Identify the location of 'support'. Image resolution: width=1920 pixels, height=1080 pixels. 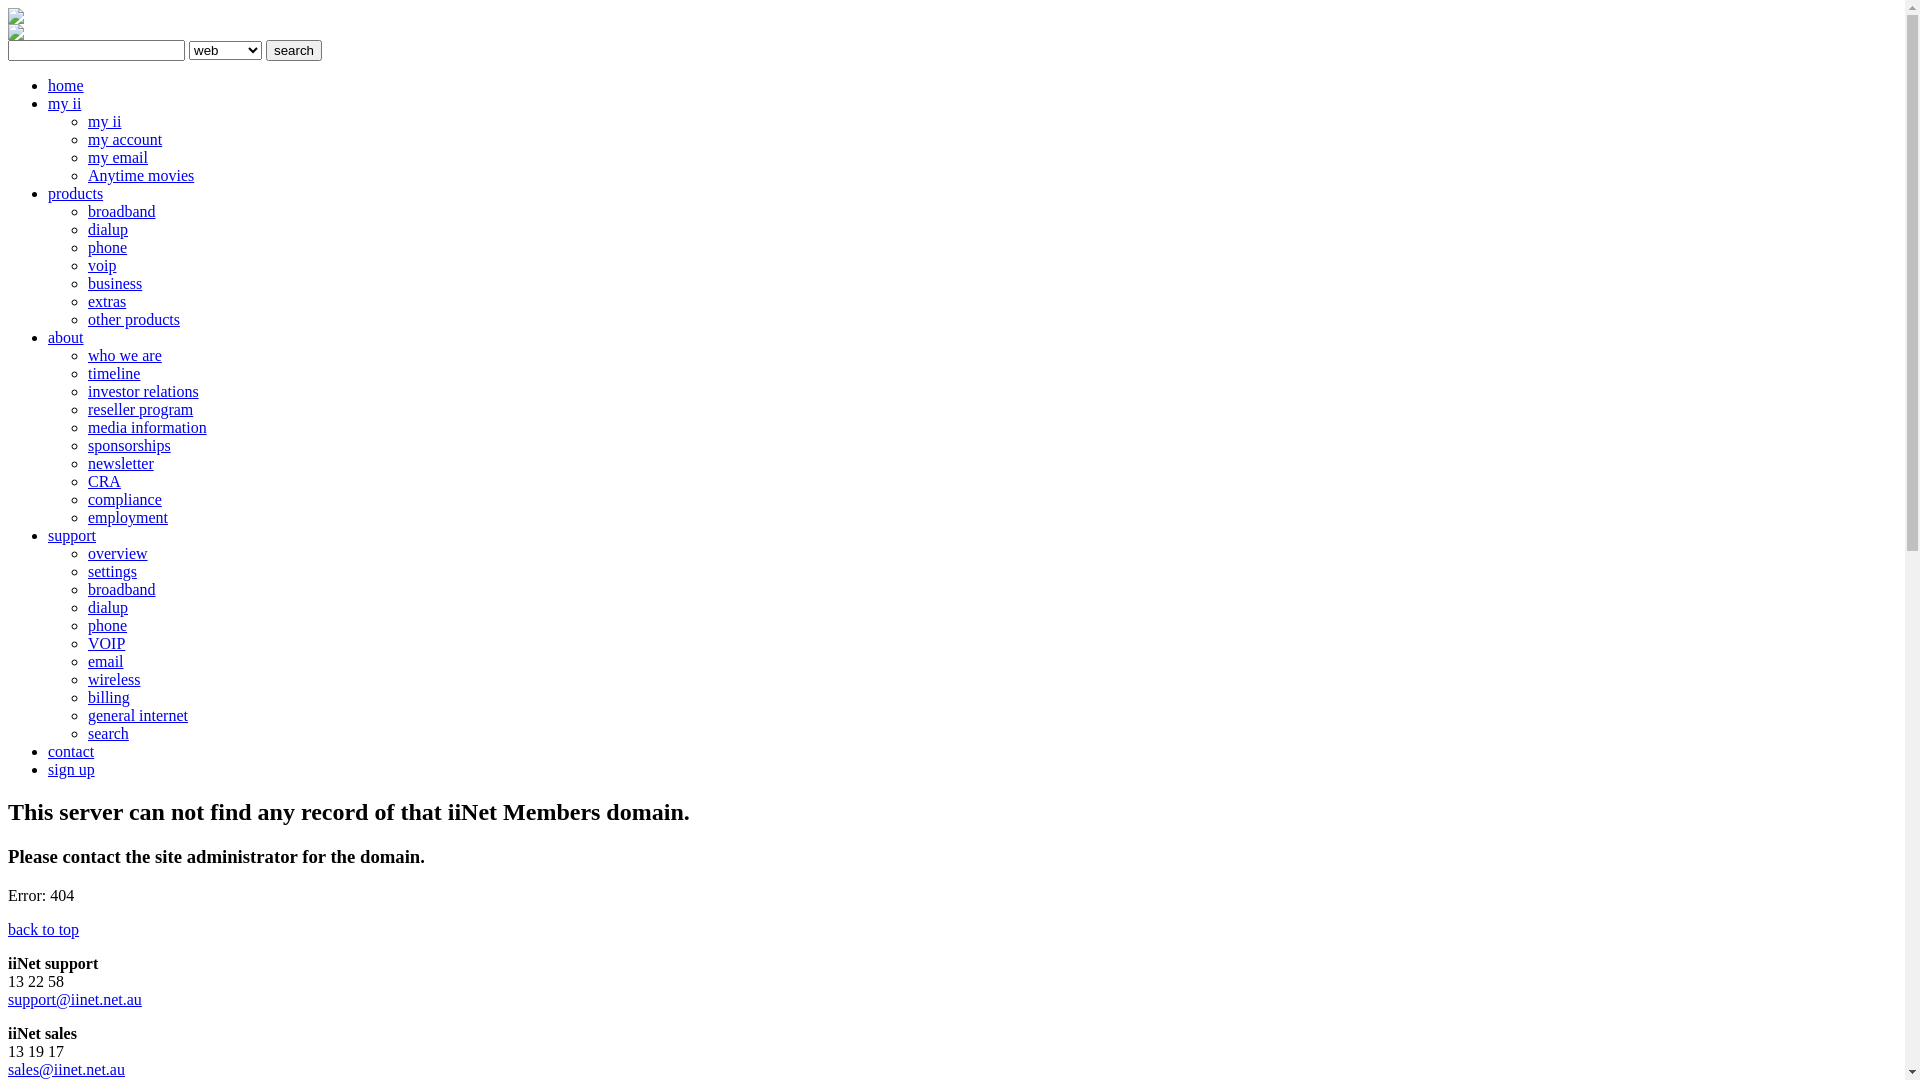
(72, 534).